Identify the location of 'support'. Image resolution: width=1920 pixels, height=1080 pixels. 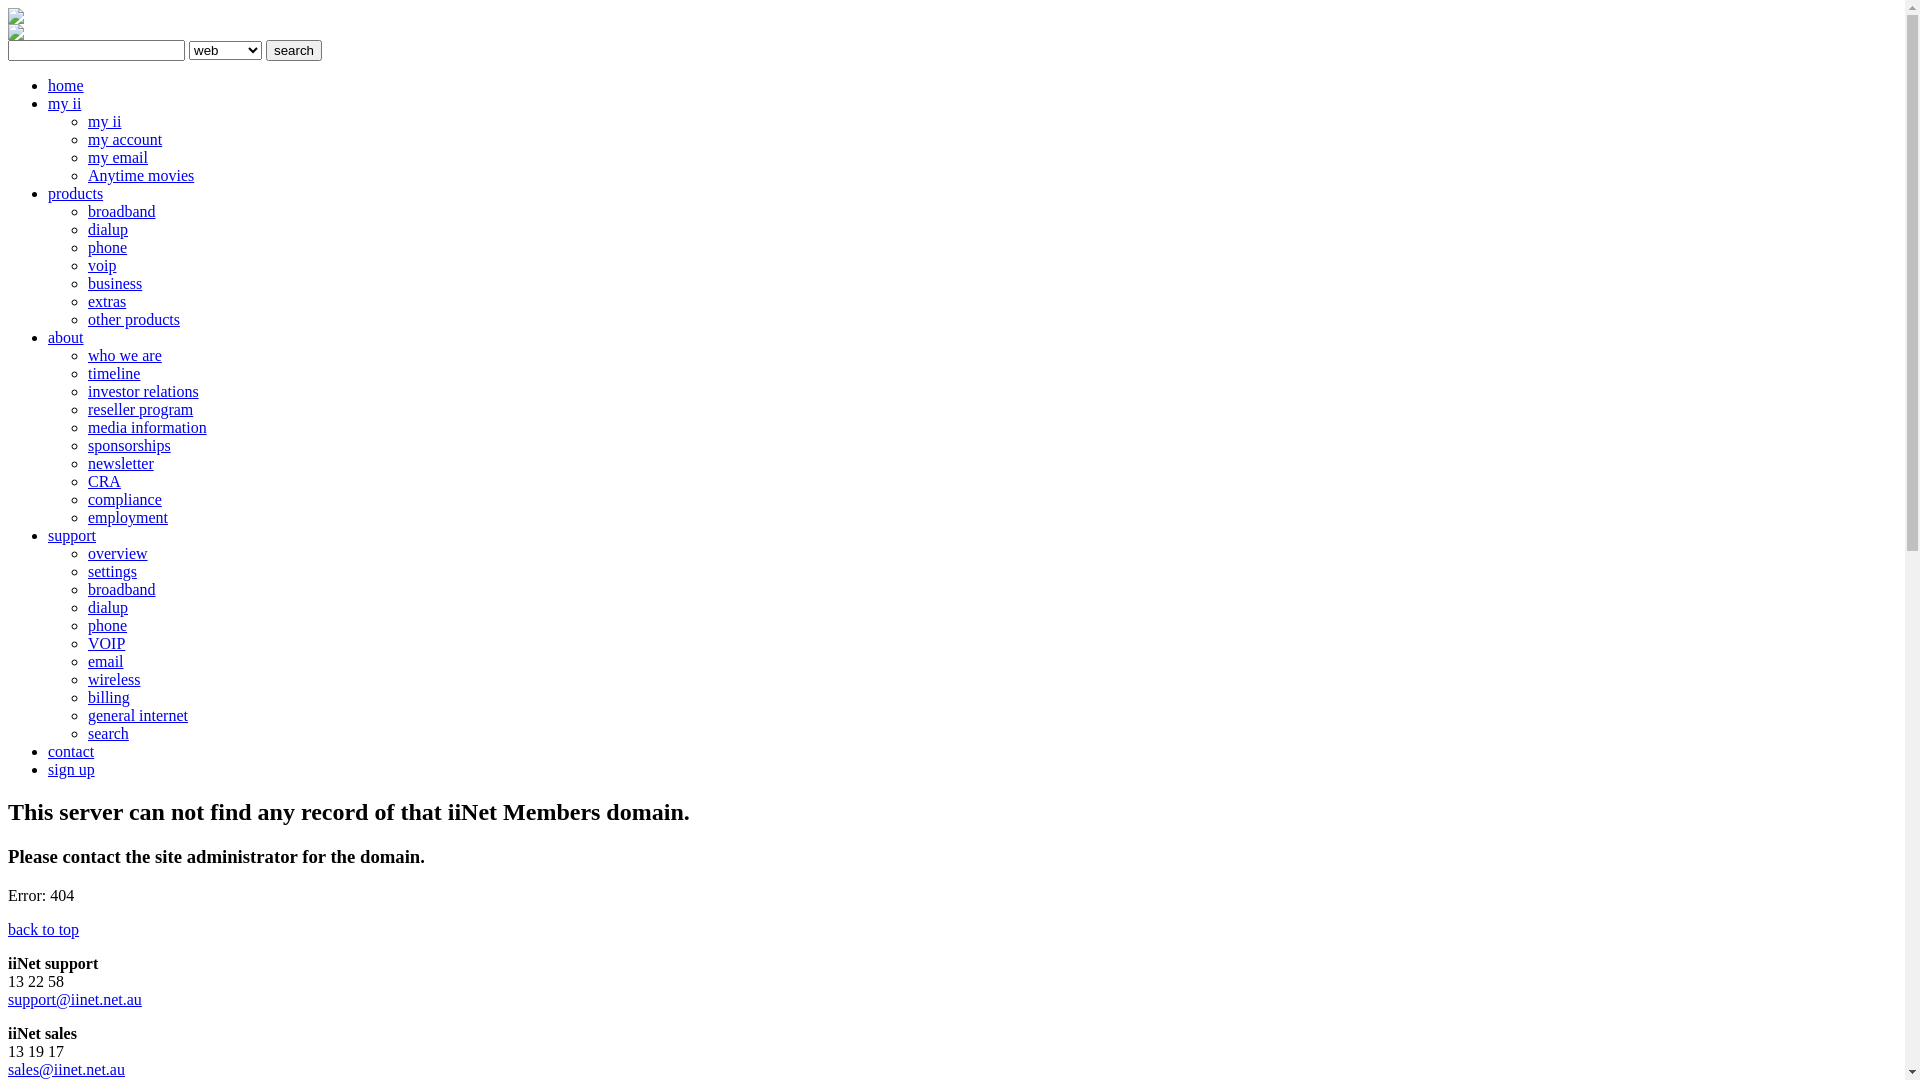
(72, 534).